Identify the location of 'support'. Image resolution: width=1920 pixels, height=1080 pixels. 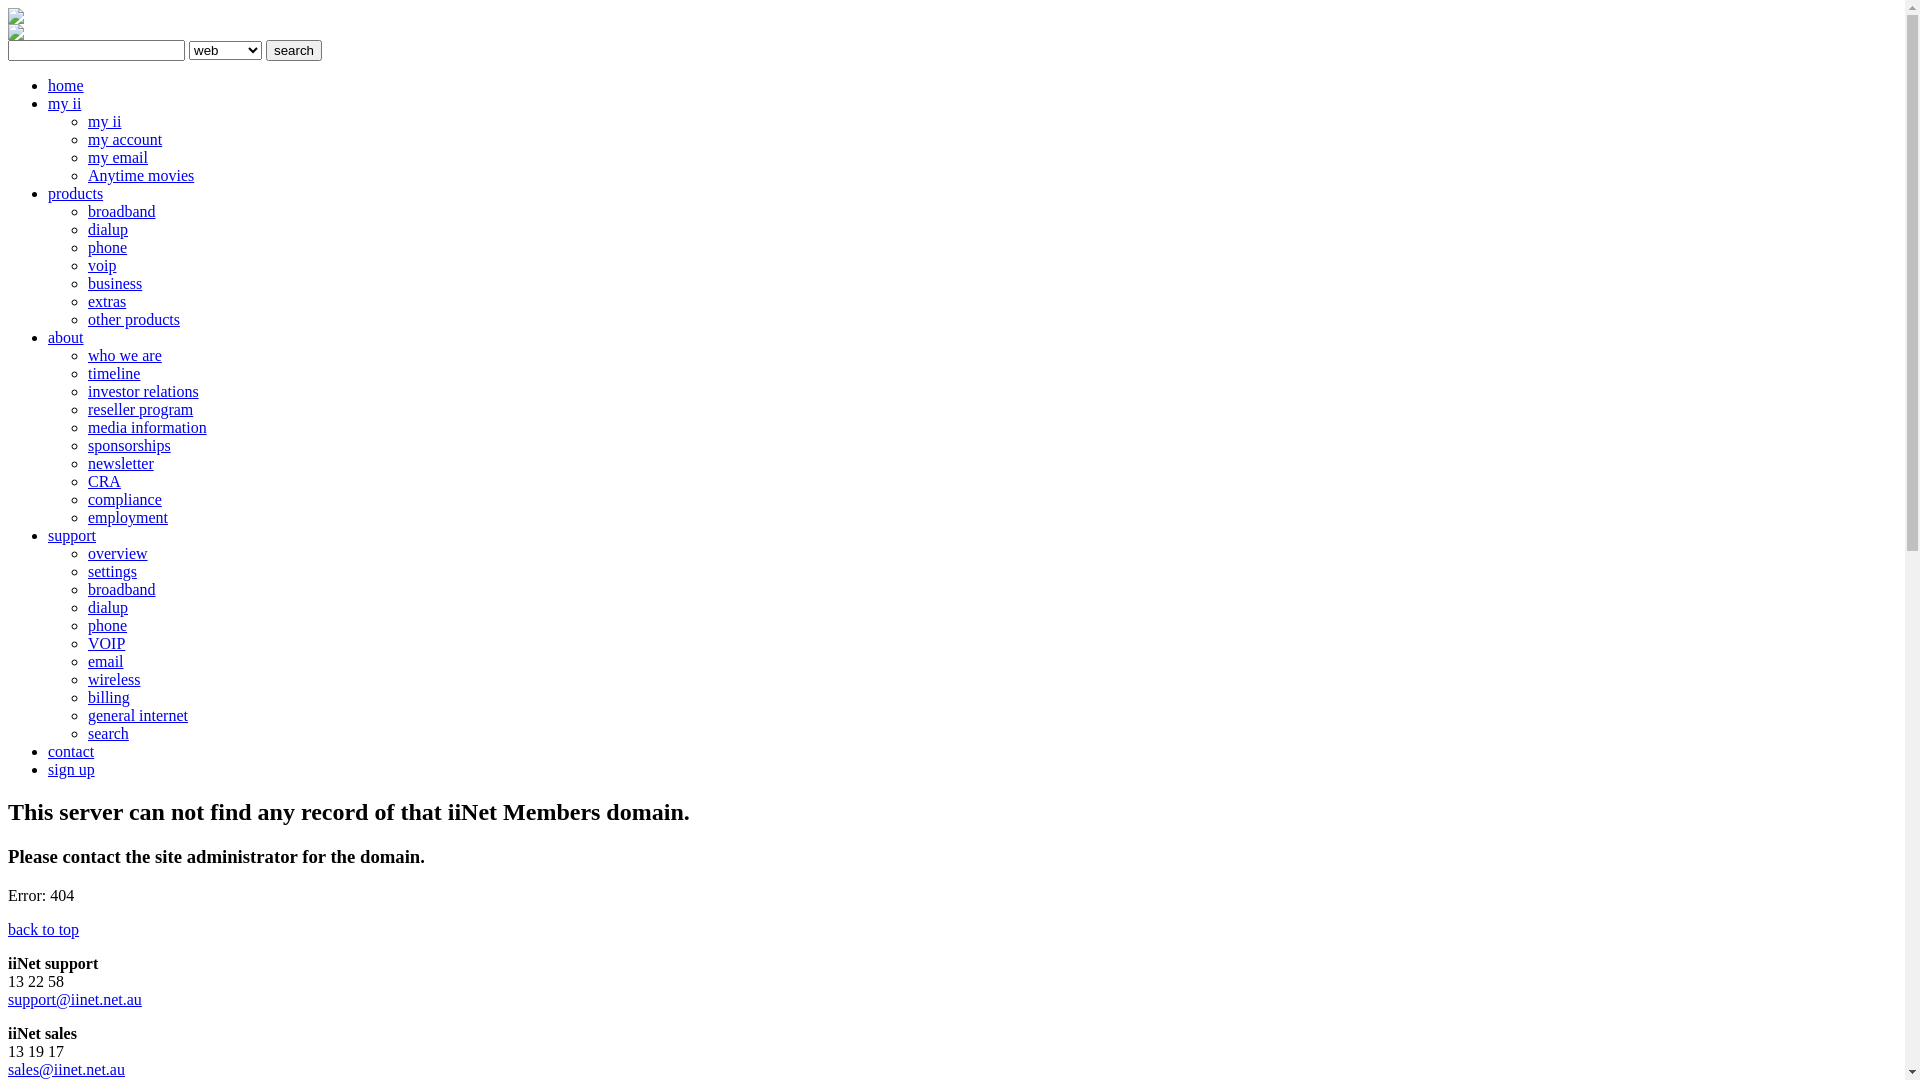
(72, 534).